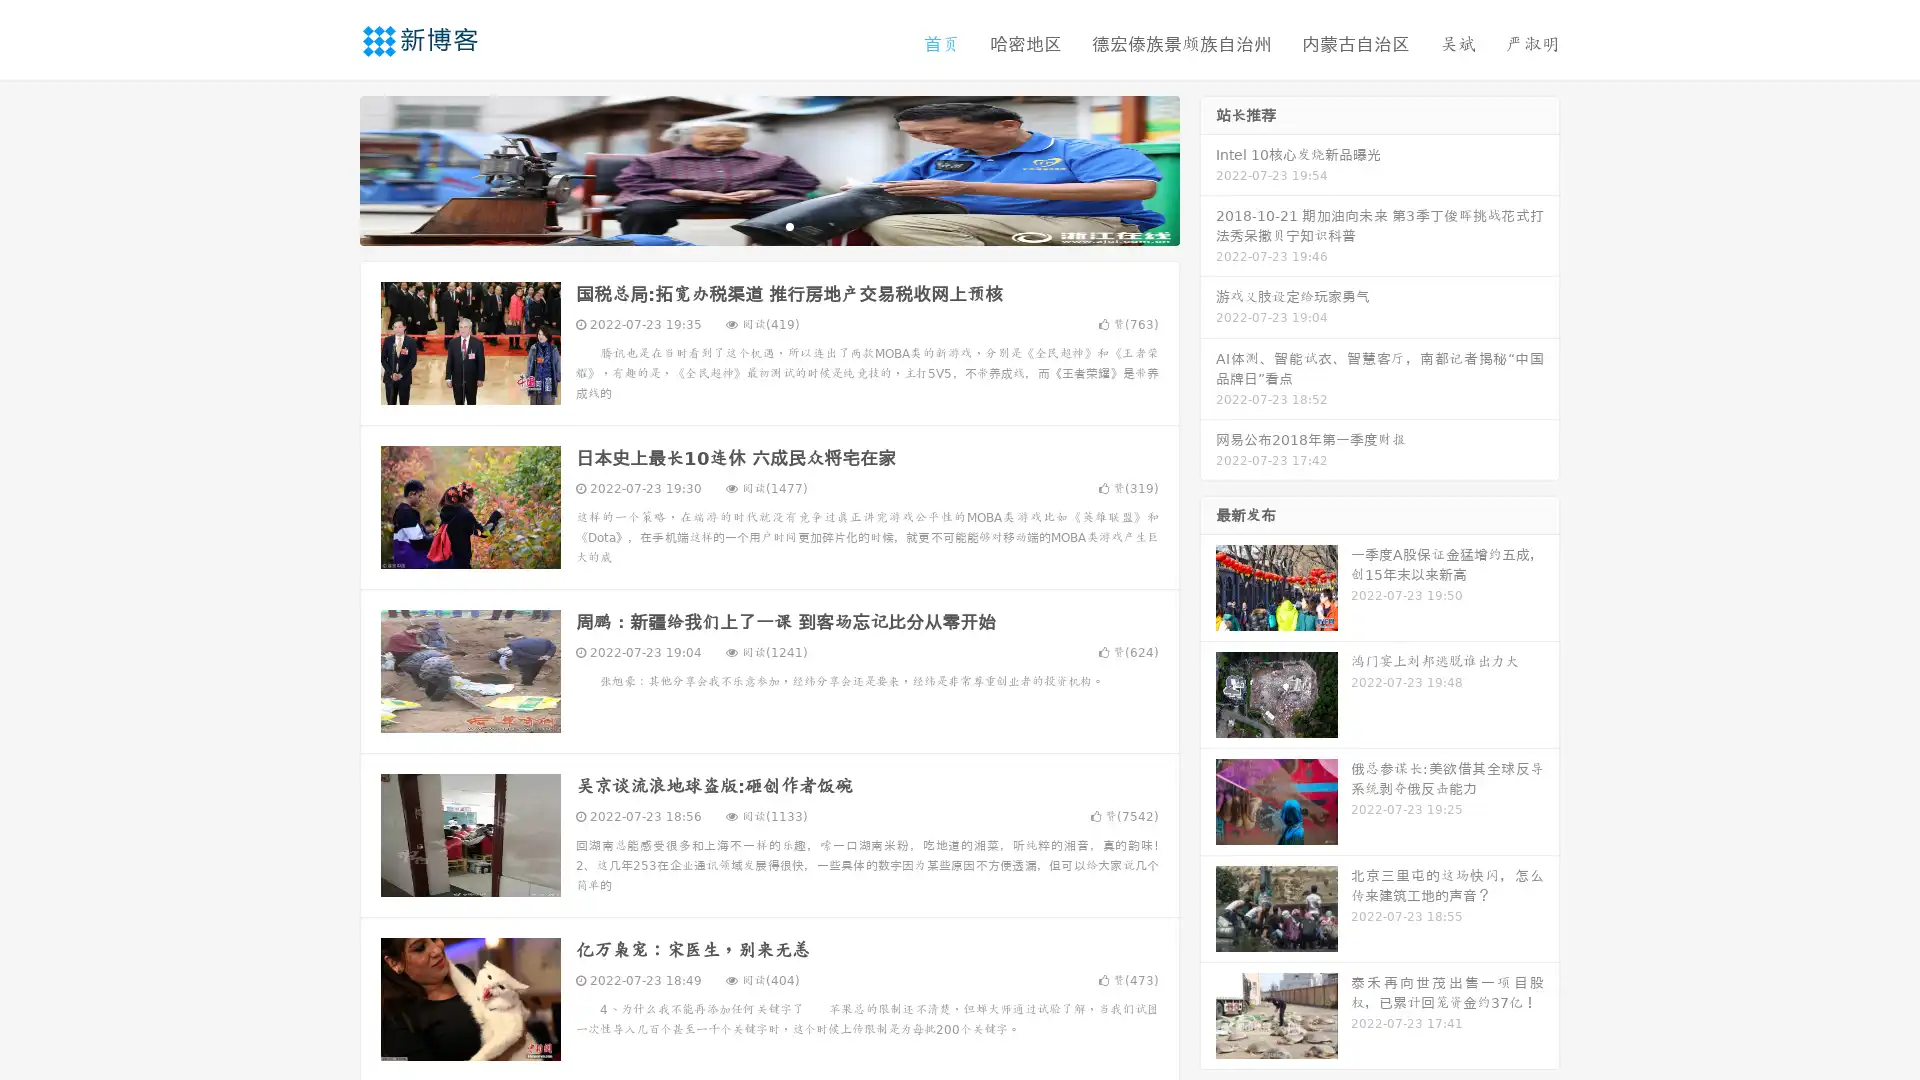 This screenshot has height=1080, width=1920. What do you see at coordinates (748, 225) in the screenshot?
I see `Go to slide 1` at bounding box center [748, 225].